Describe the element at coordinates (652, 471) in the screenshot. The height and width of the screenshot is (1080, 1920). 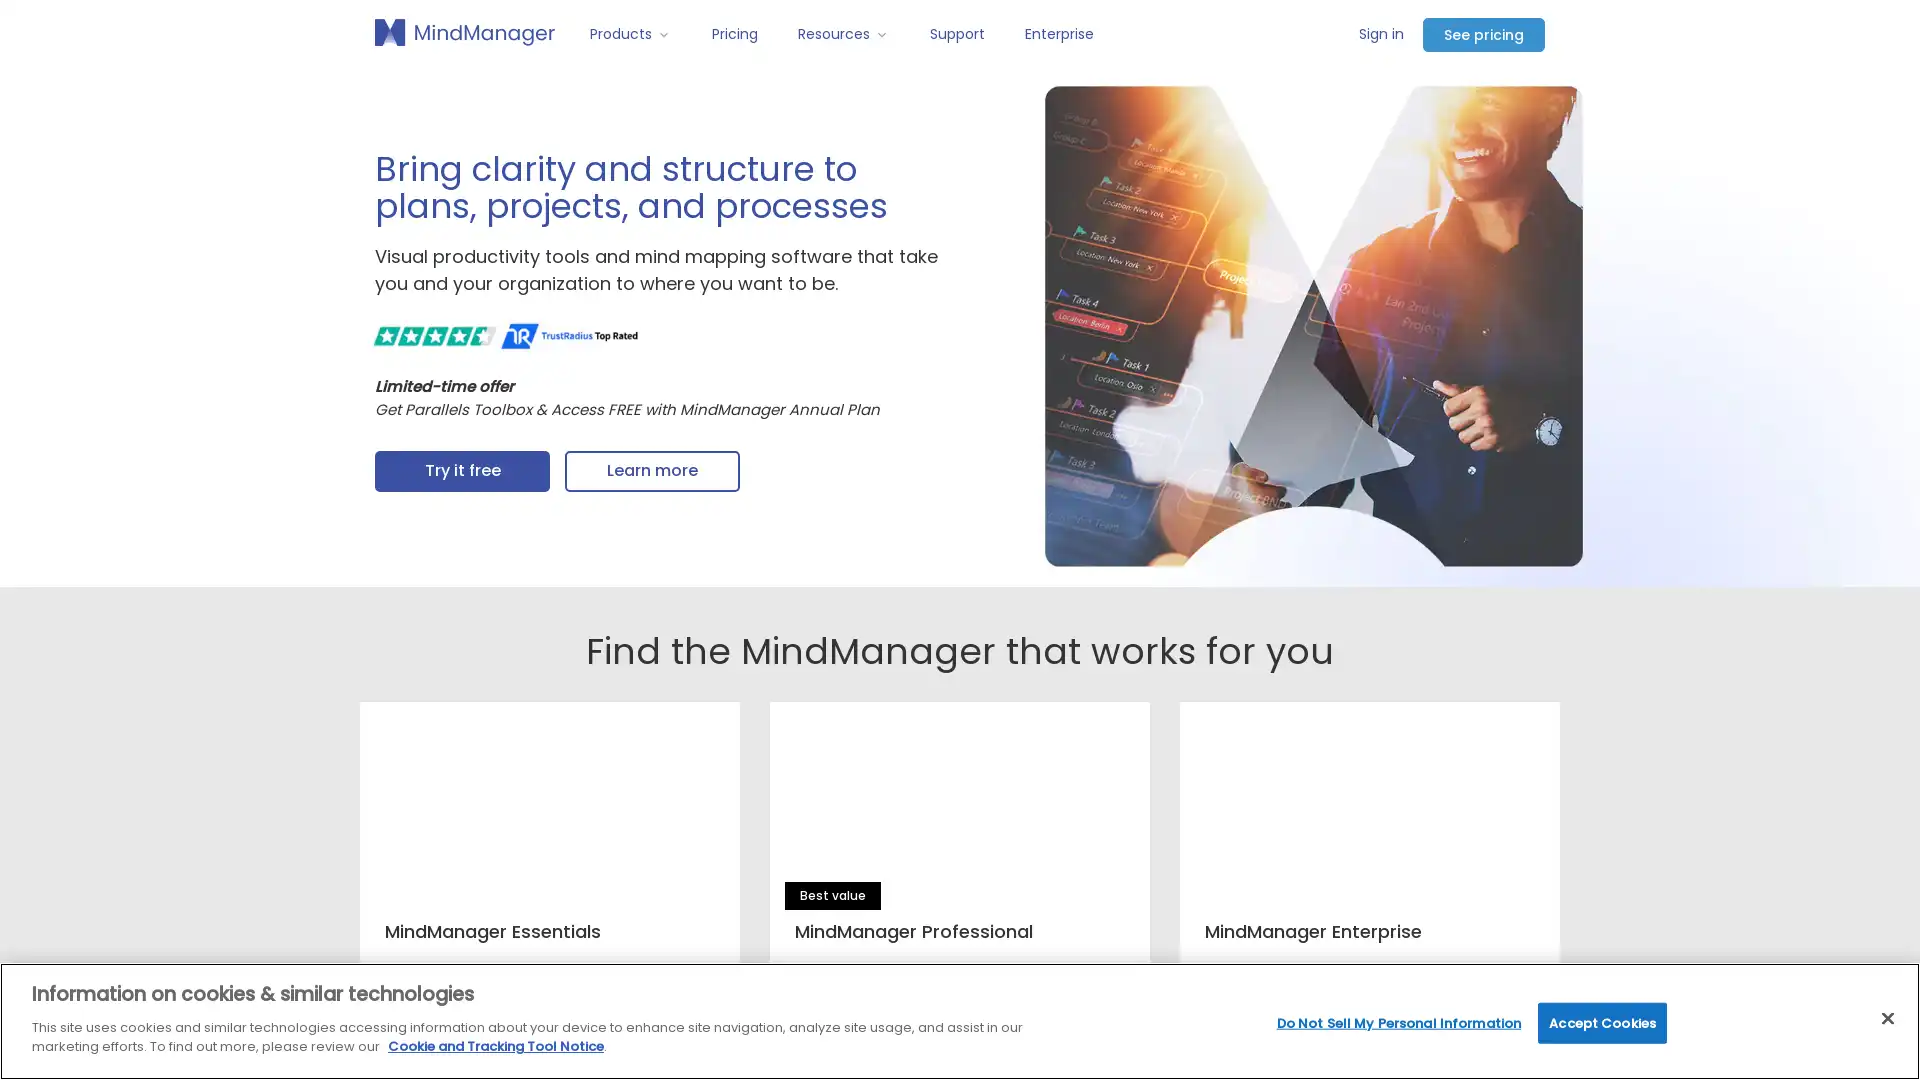
I see `Learn more` at that location.